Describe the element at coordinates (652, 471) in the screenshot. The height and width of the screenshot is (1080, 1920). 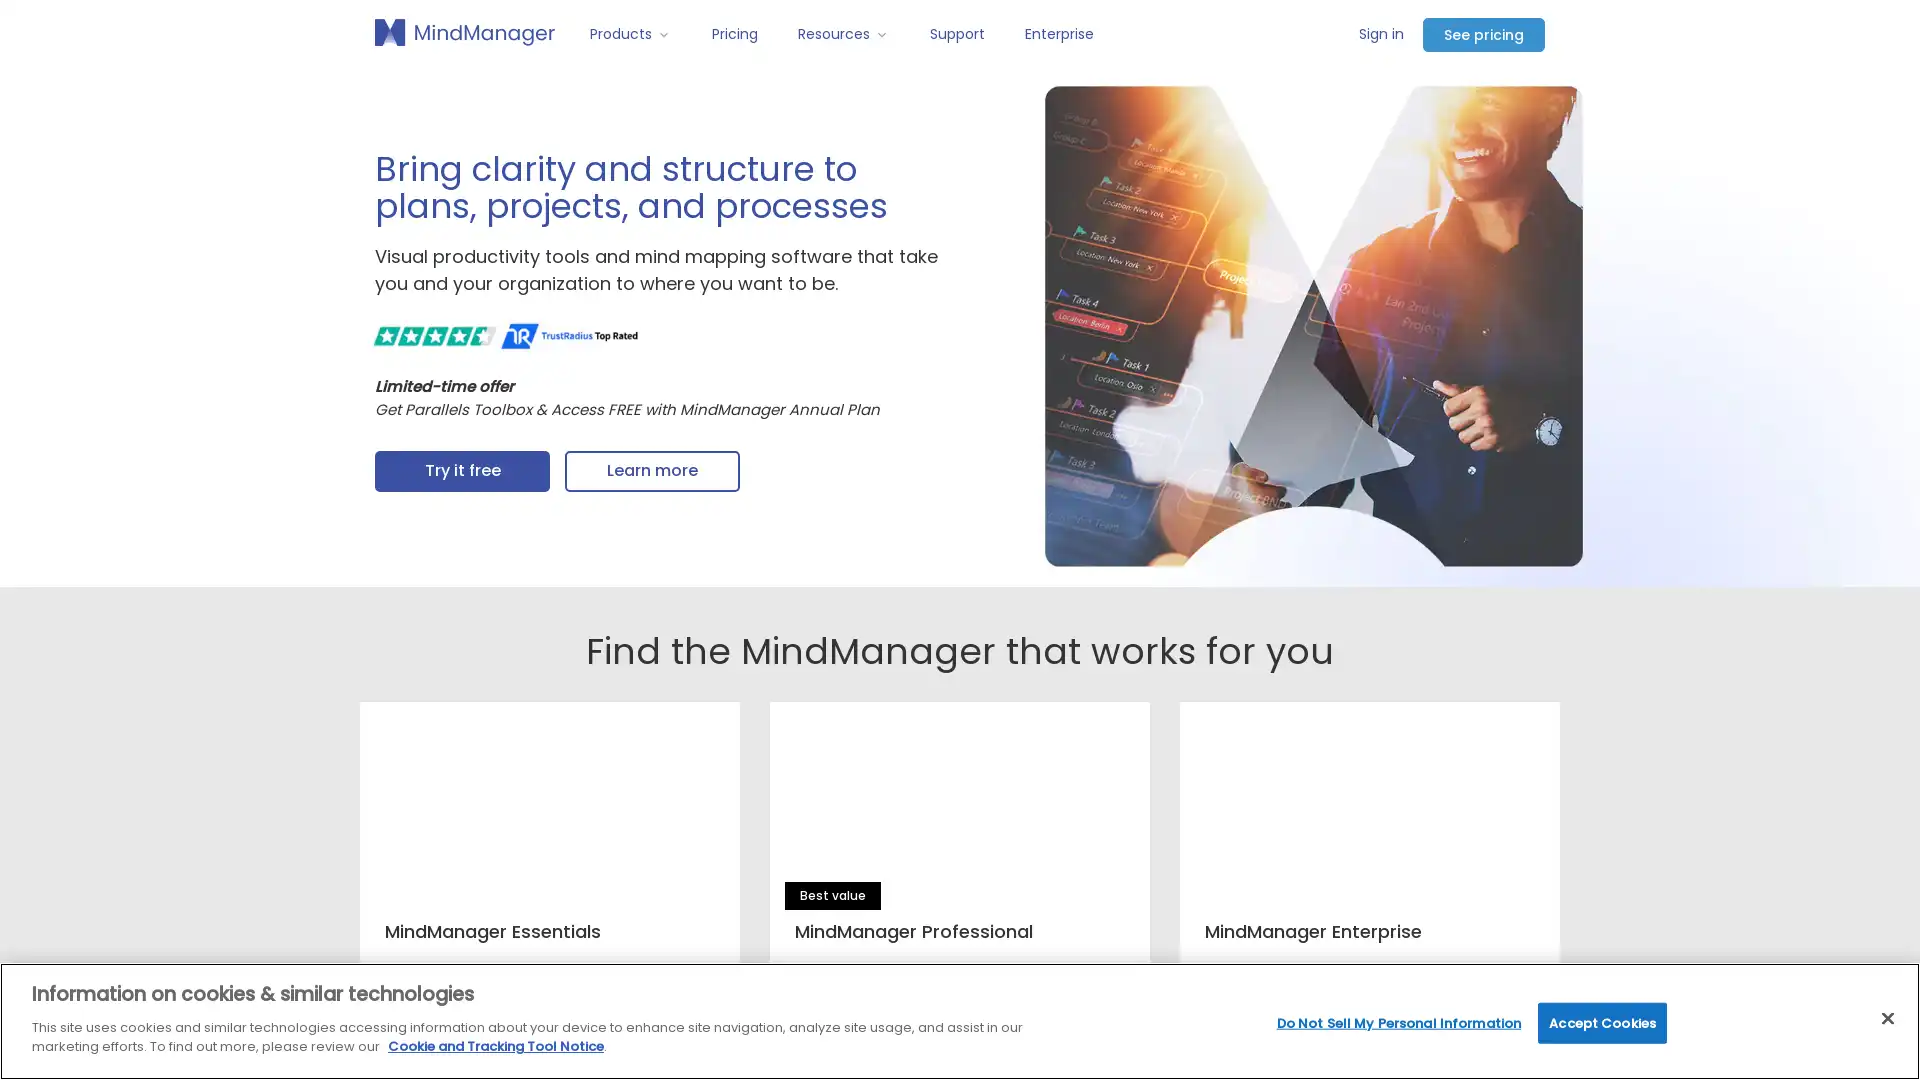
I see `Learn more` at that location.